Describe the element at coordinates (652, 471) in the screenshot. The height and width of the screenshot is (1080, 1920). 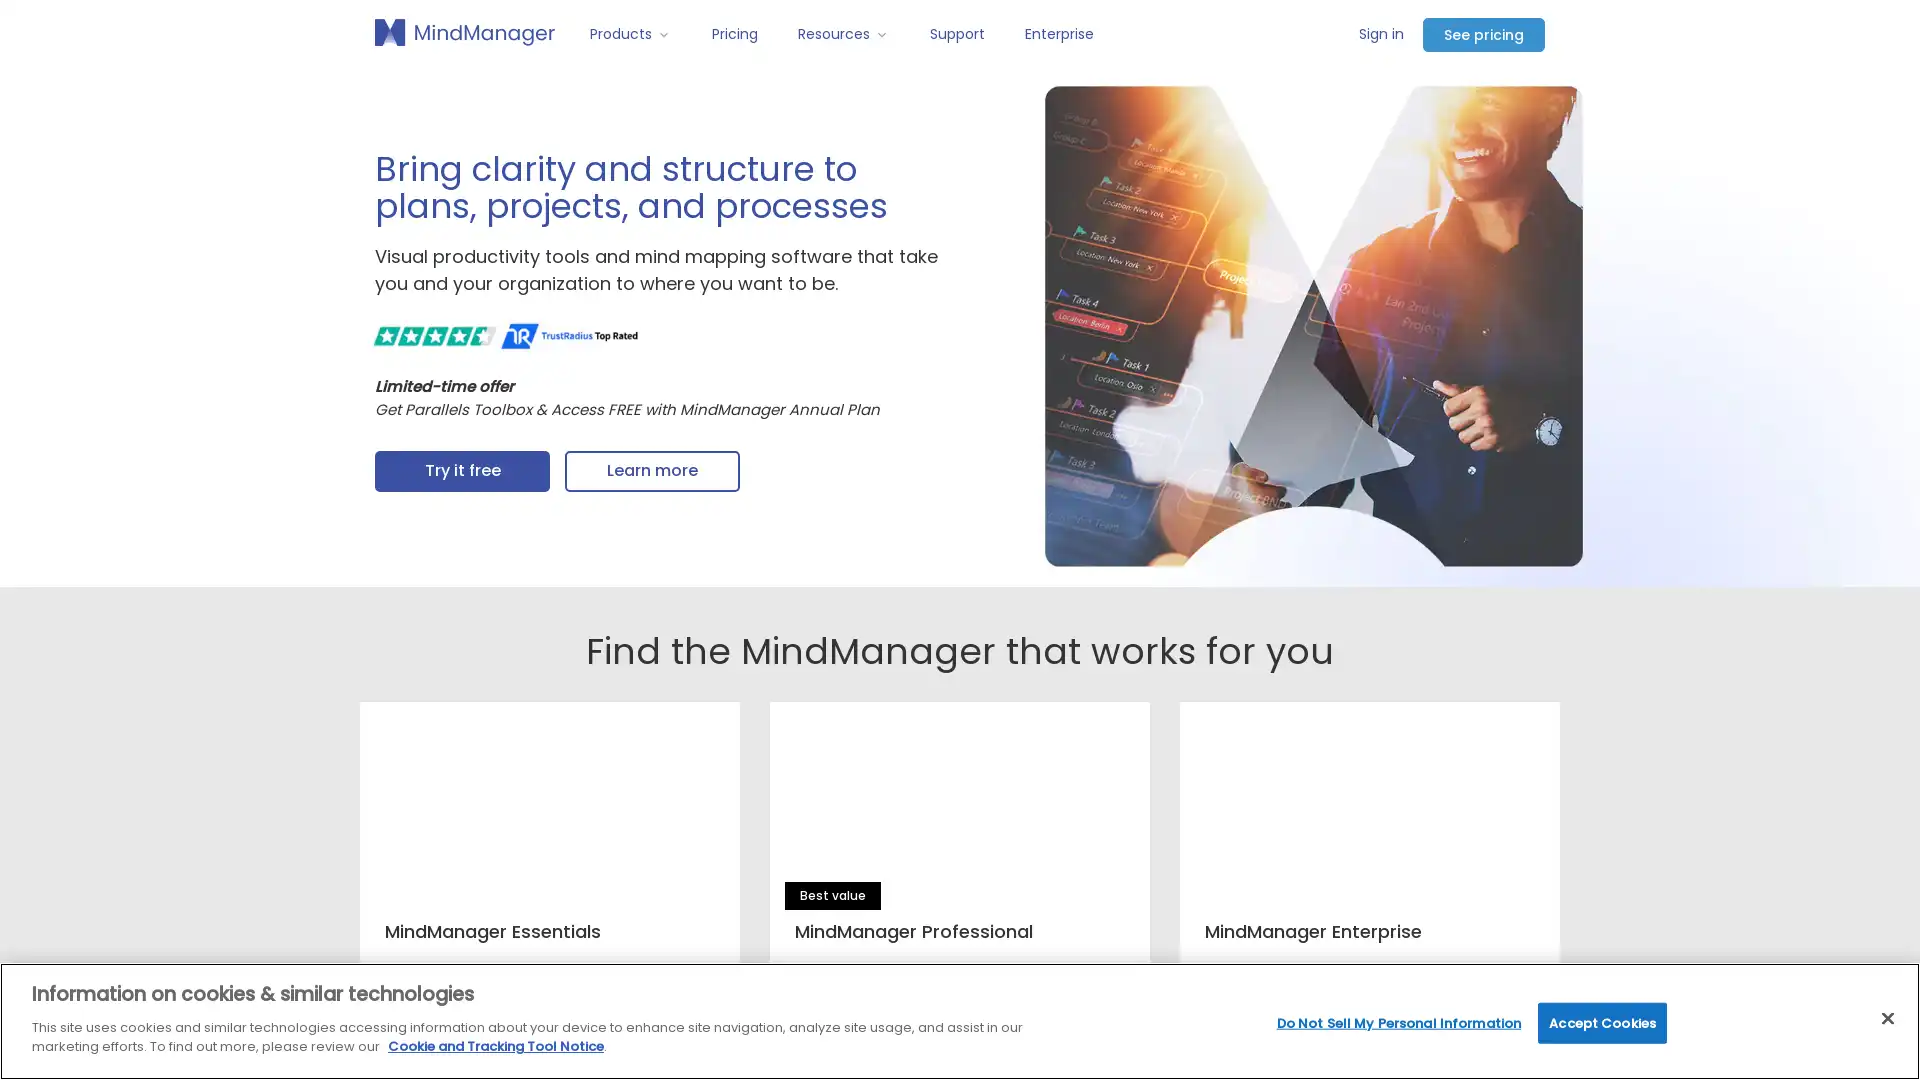
I see `Learn more` at that location.